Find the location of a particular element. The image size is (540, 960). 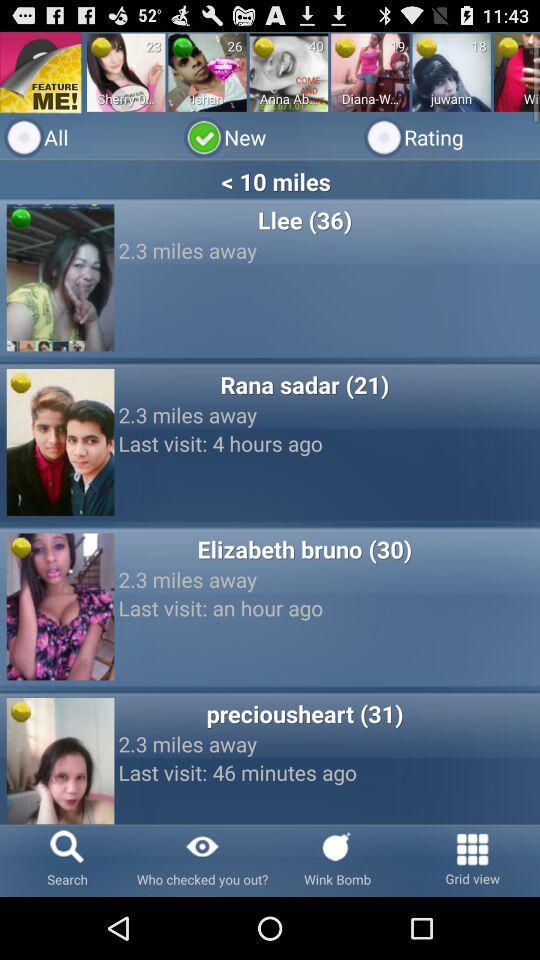

the icon above all radio button is located at coordinates (206, 72).